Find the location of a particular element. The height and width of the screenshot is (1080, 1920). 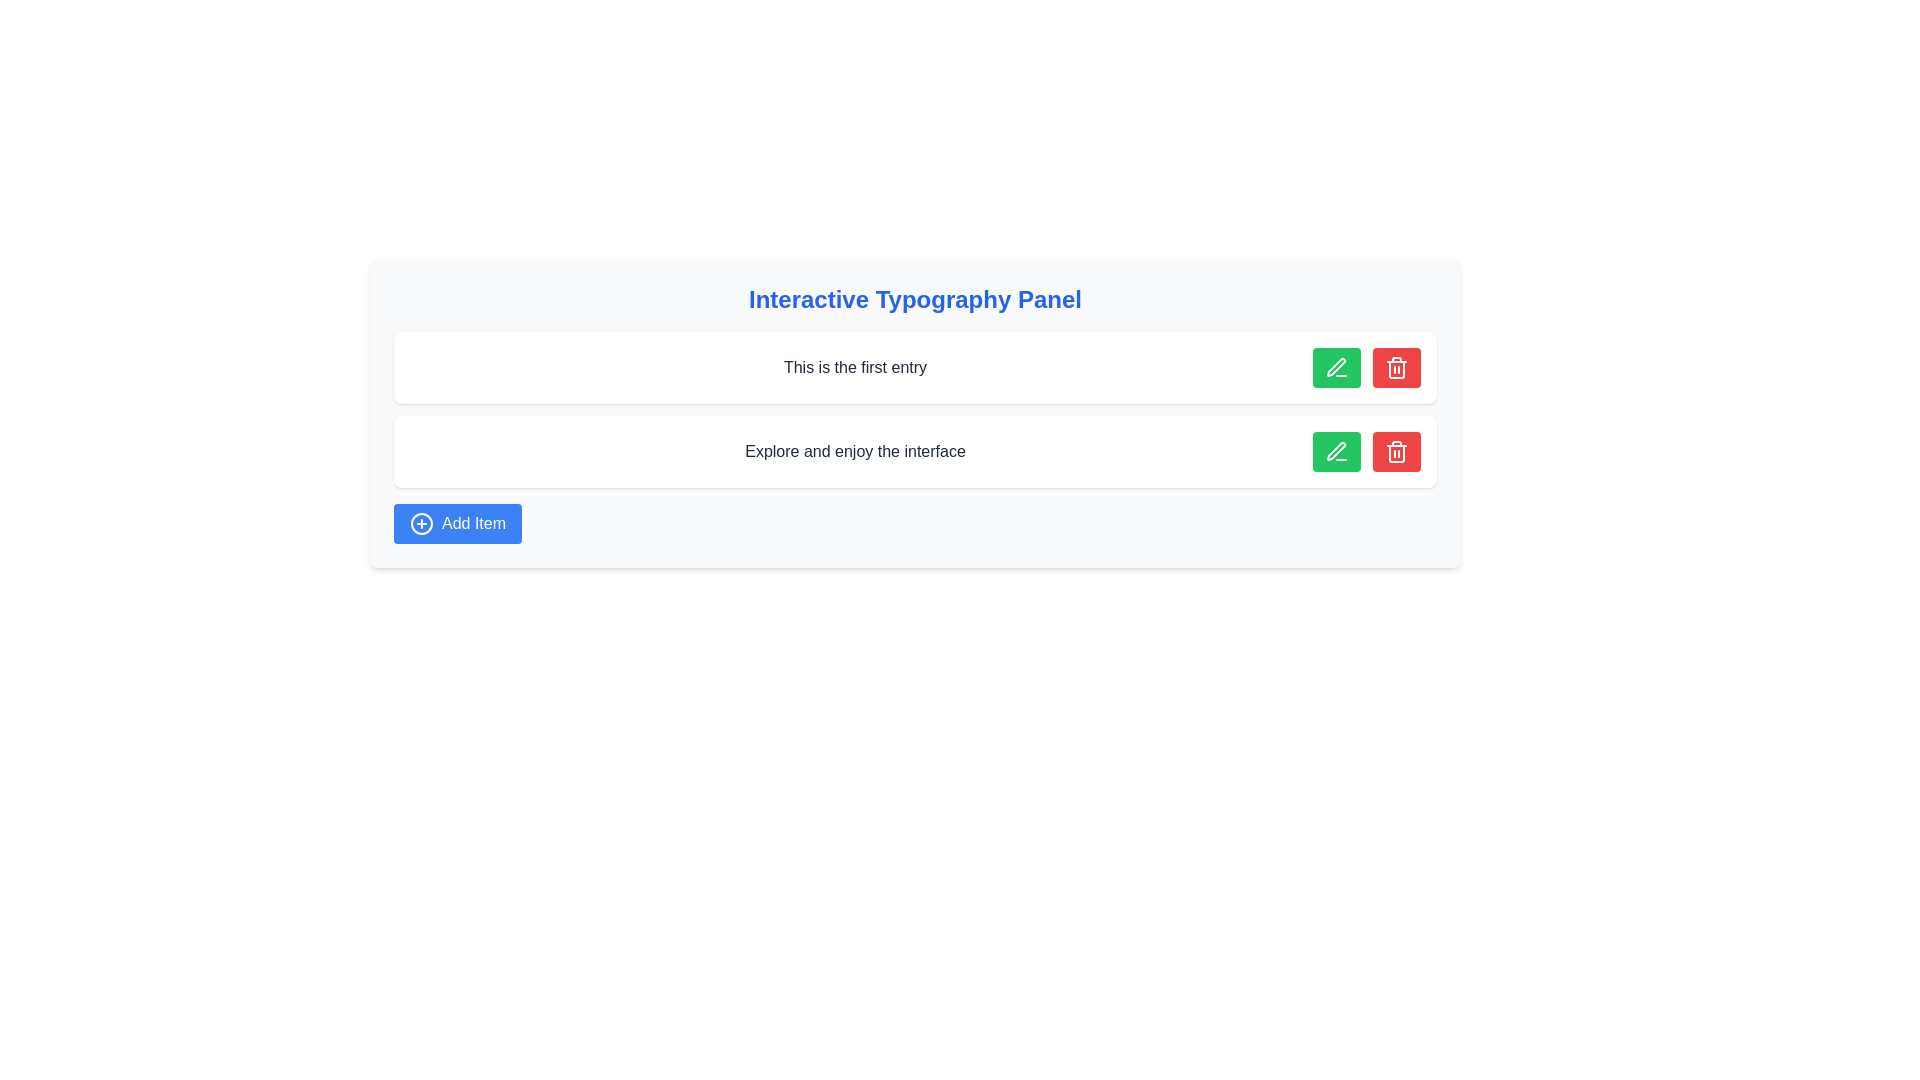

the pen-shaped icon within the green button located to the right of the text line 'This is the first entry' in the interactive typography panel is located at coordinates (1336, 367).